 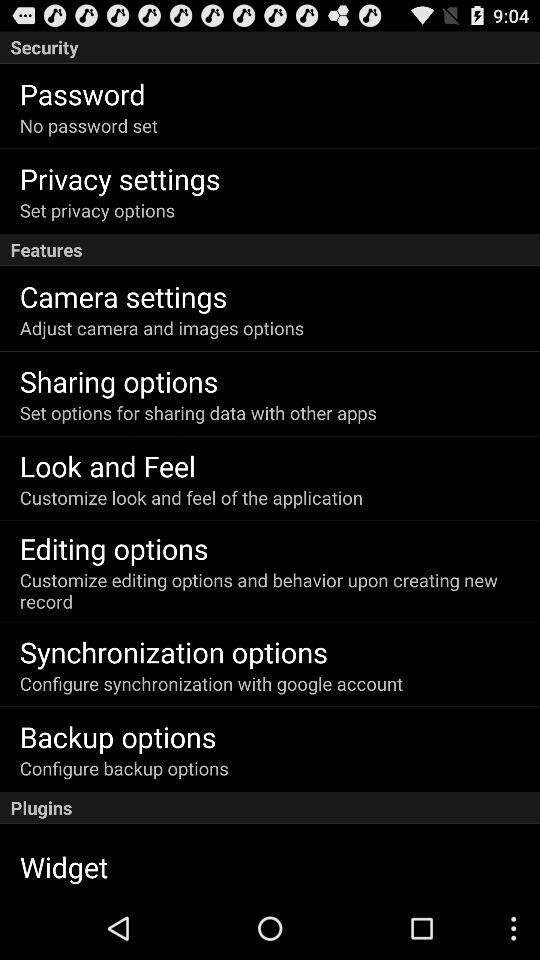 What do you see at coordinates (173, 650) in the screenshot?
I see `the icon below the customize editing options` at bounding box center [173, 650].